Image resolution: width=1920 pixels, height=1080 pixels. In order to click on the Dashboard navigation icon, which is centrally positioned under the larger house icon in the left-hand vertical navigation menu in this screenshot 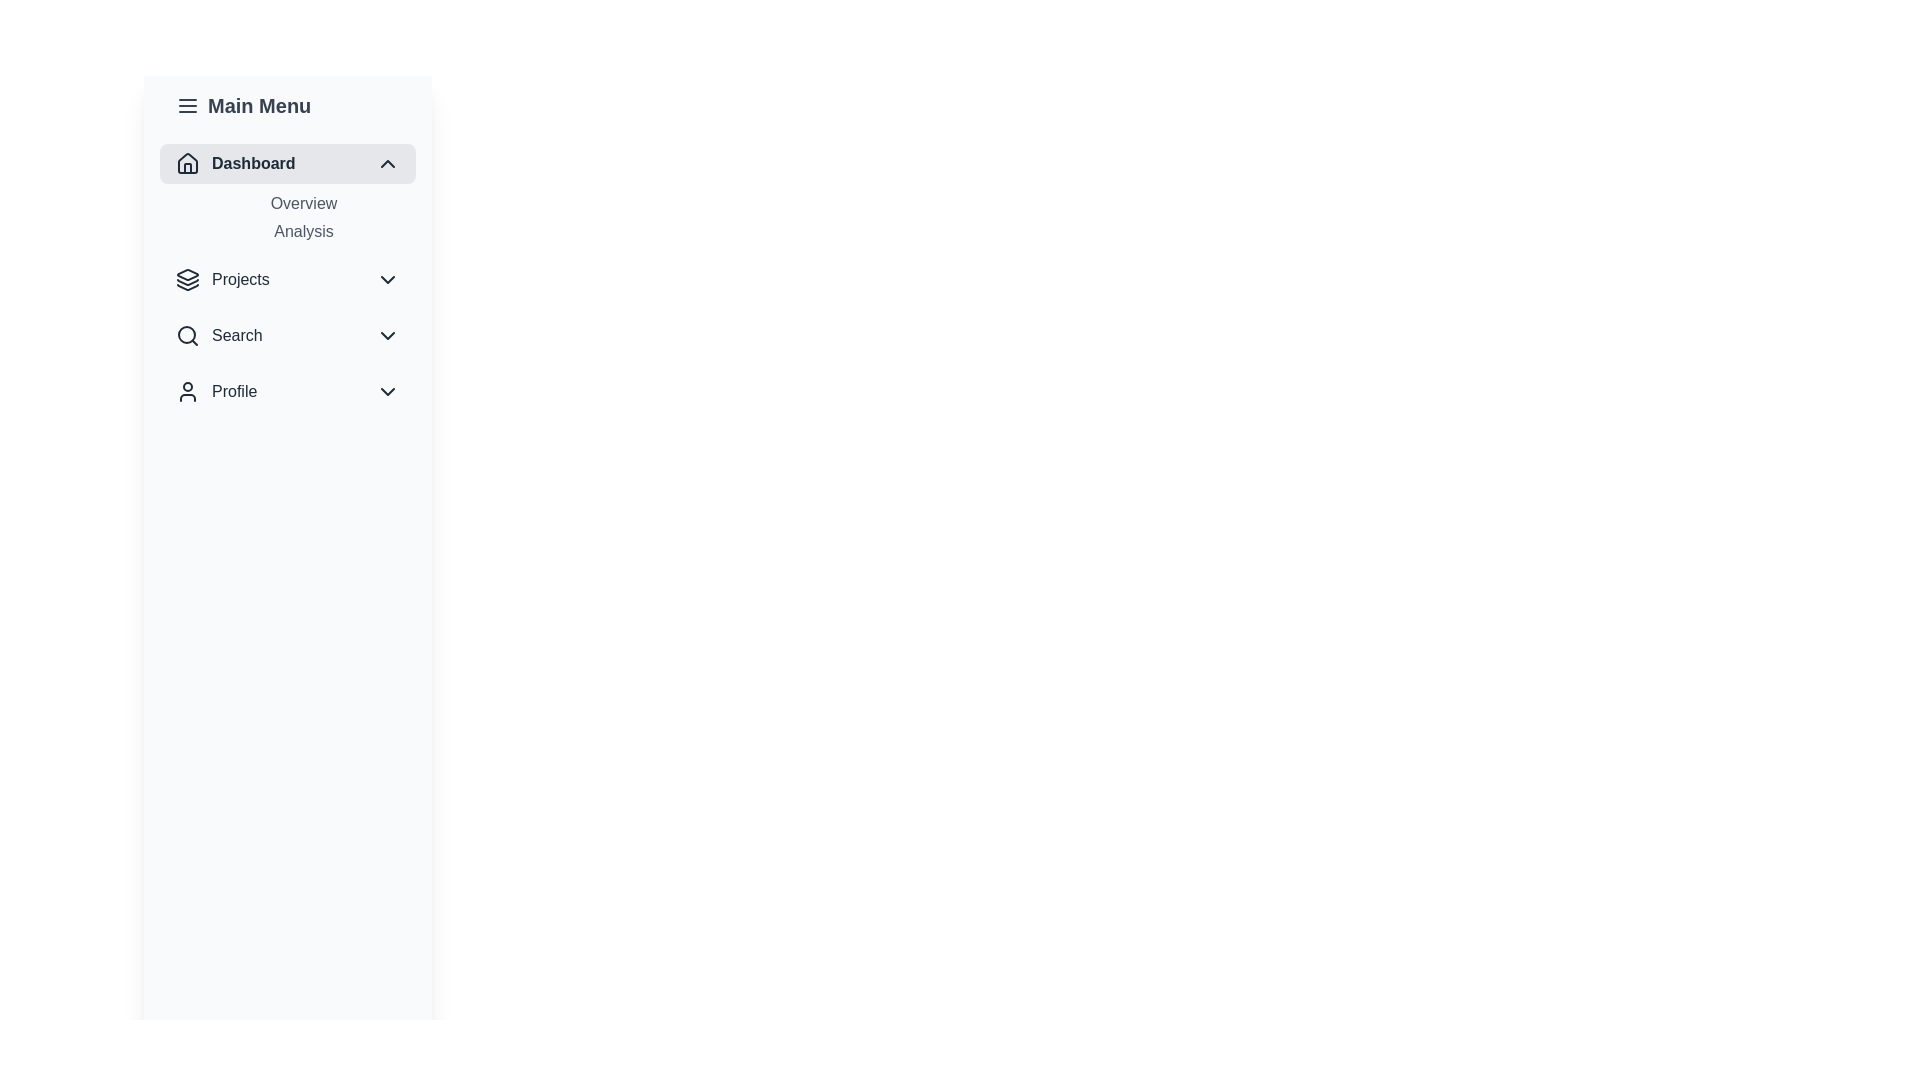, I will do `click(187, 161)`.